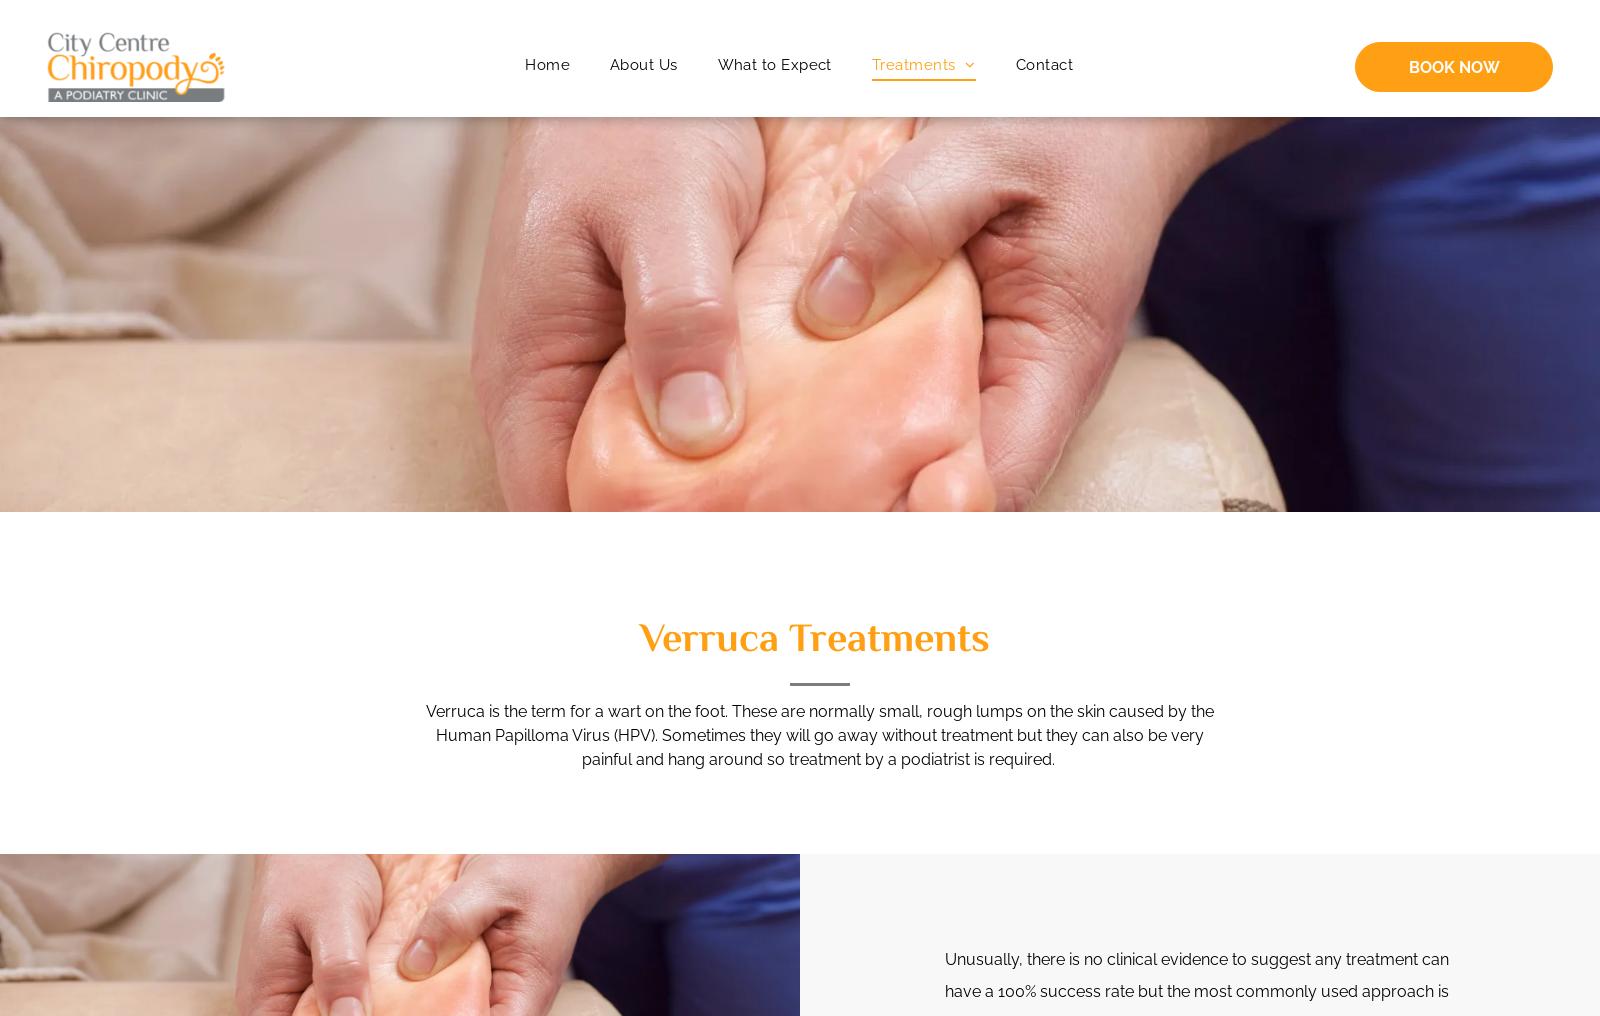 This screenshot has height=1016, width=1600. Describe the element at coordinates (961, 97) in the screenshot. I see `'Podiatry / Chiropody'` at that location.